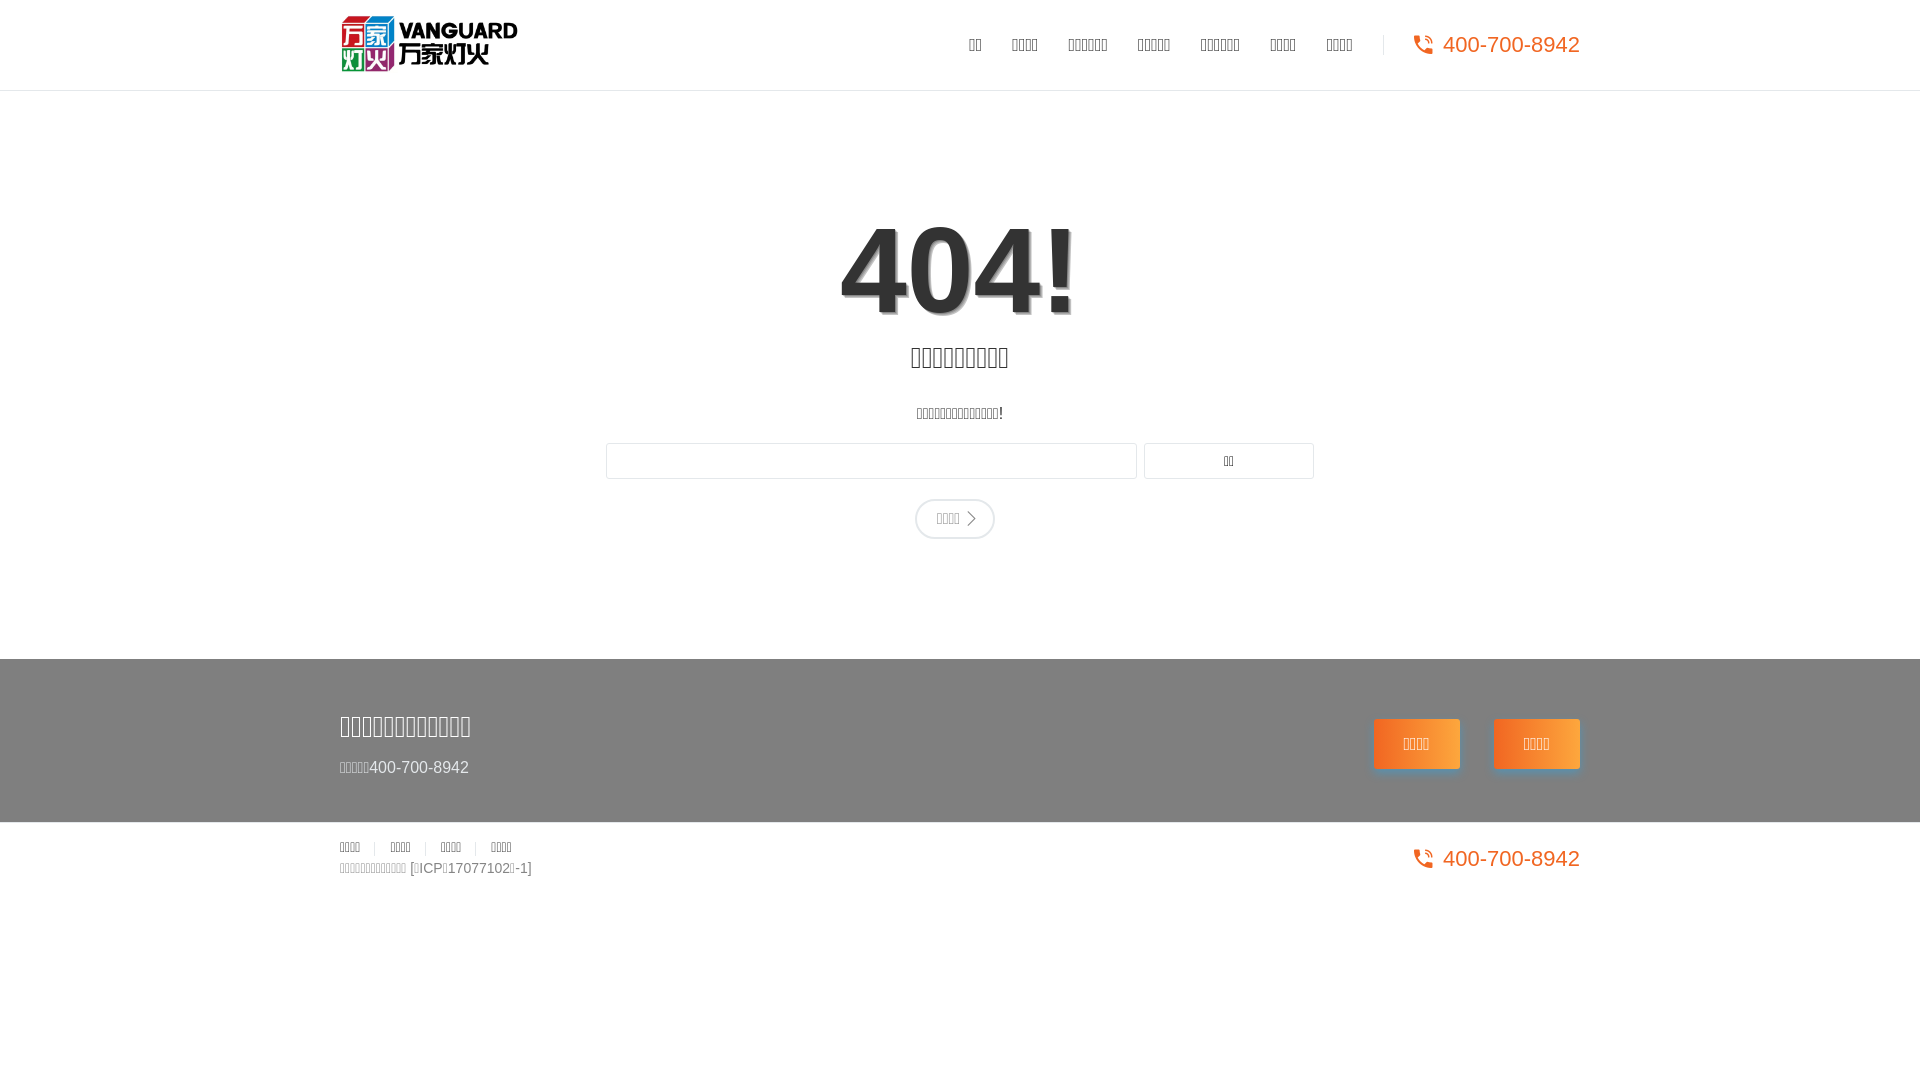 Image resolution: width=1920 pixels, height=1080 pixels. What do you see at coordinates (1493, 45) in the screenshot?
I see `'400-700-8942'` at bounding box center [1493, 45].